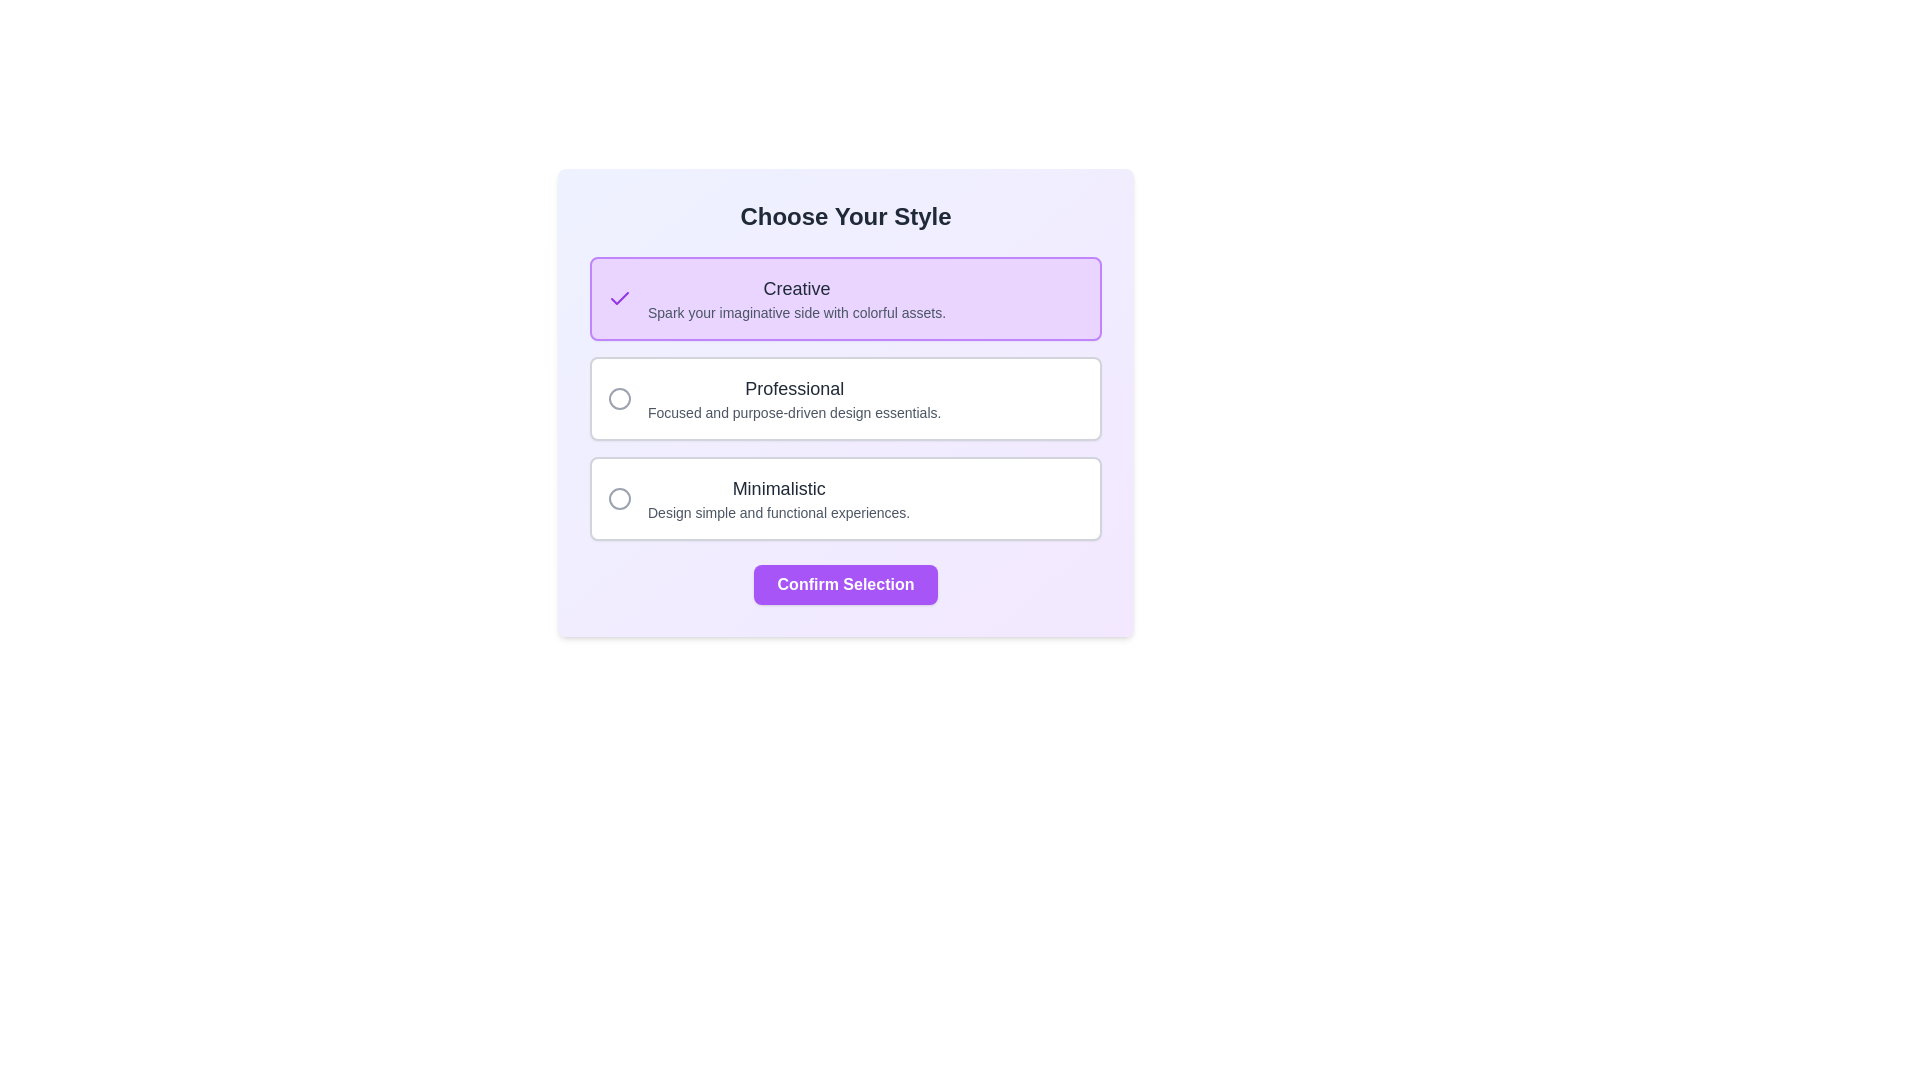 This screenshot has width=1920, height=1080. Describe the element at coordinates (845, 398) in the screenshot. I see `the radio button for the 'Professional' style option` at that location.